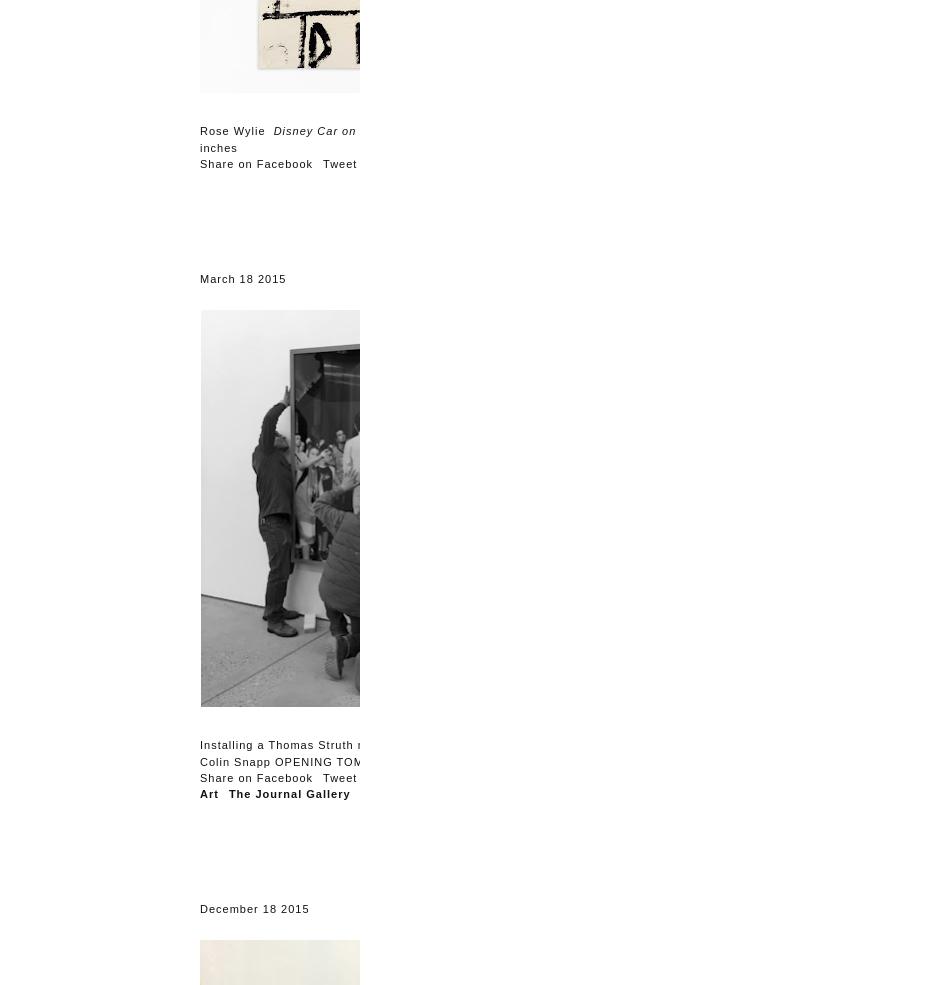  I want to click on 'The Journal Gallery', so click(289, 792).